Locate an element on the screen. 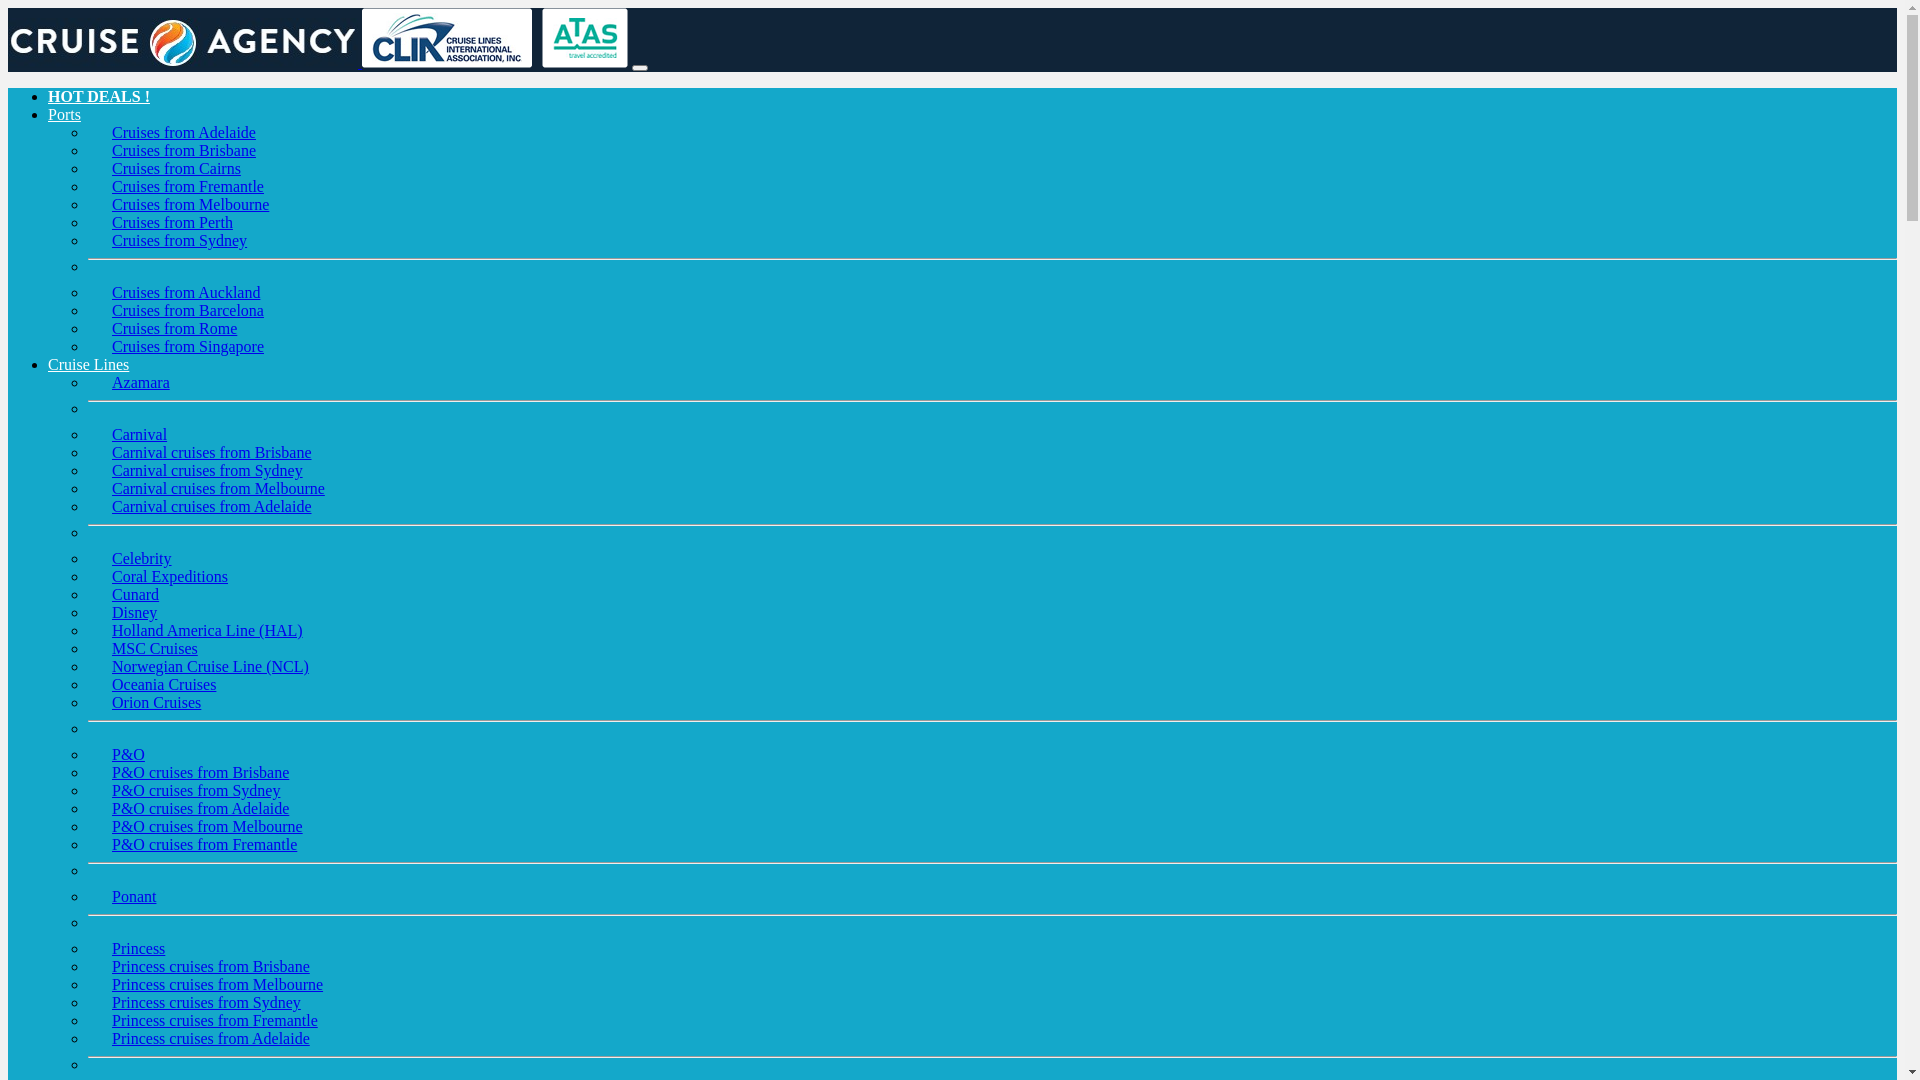 This screenshot has width=1920, height=1080. 'Coral Expeditions' is located at coordinates (169, 576).